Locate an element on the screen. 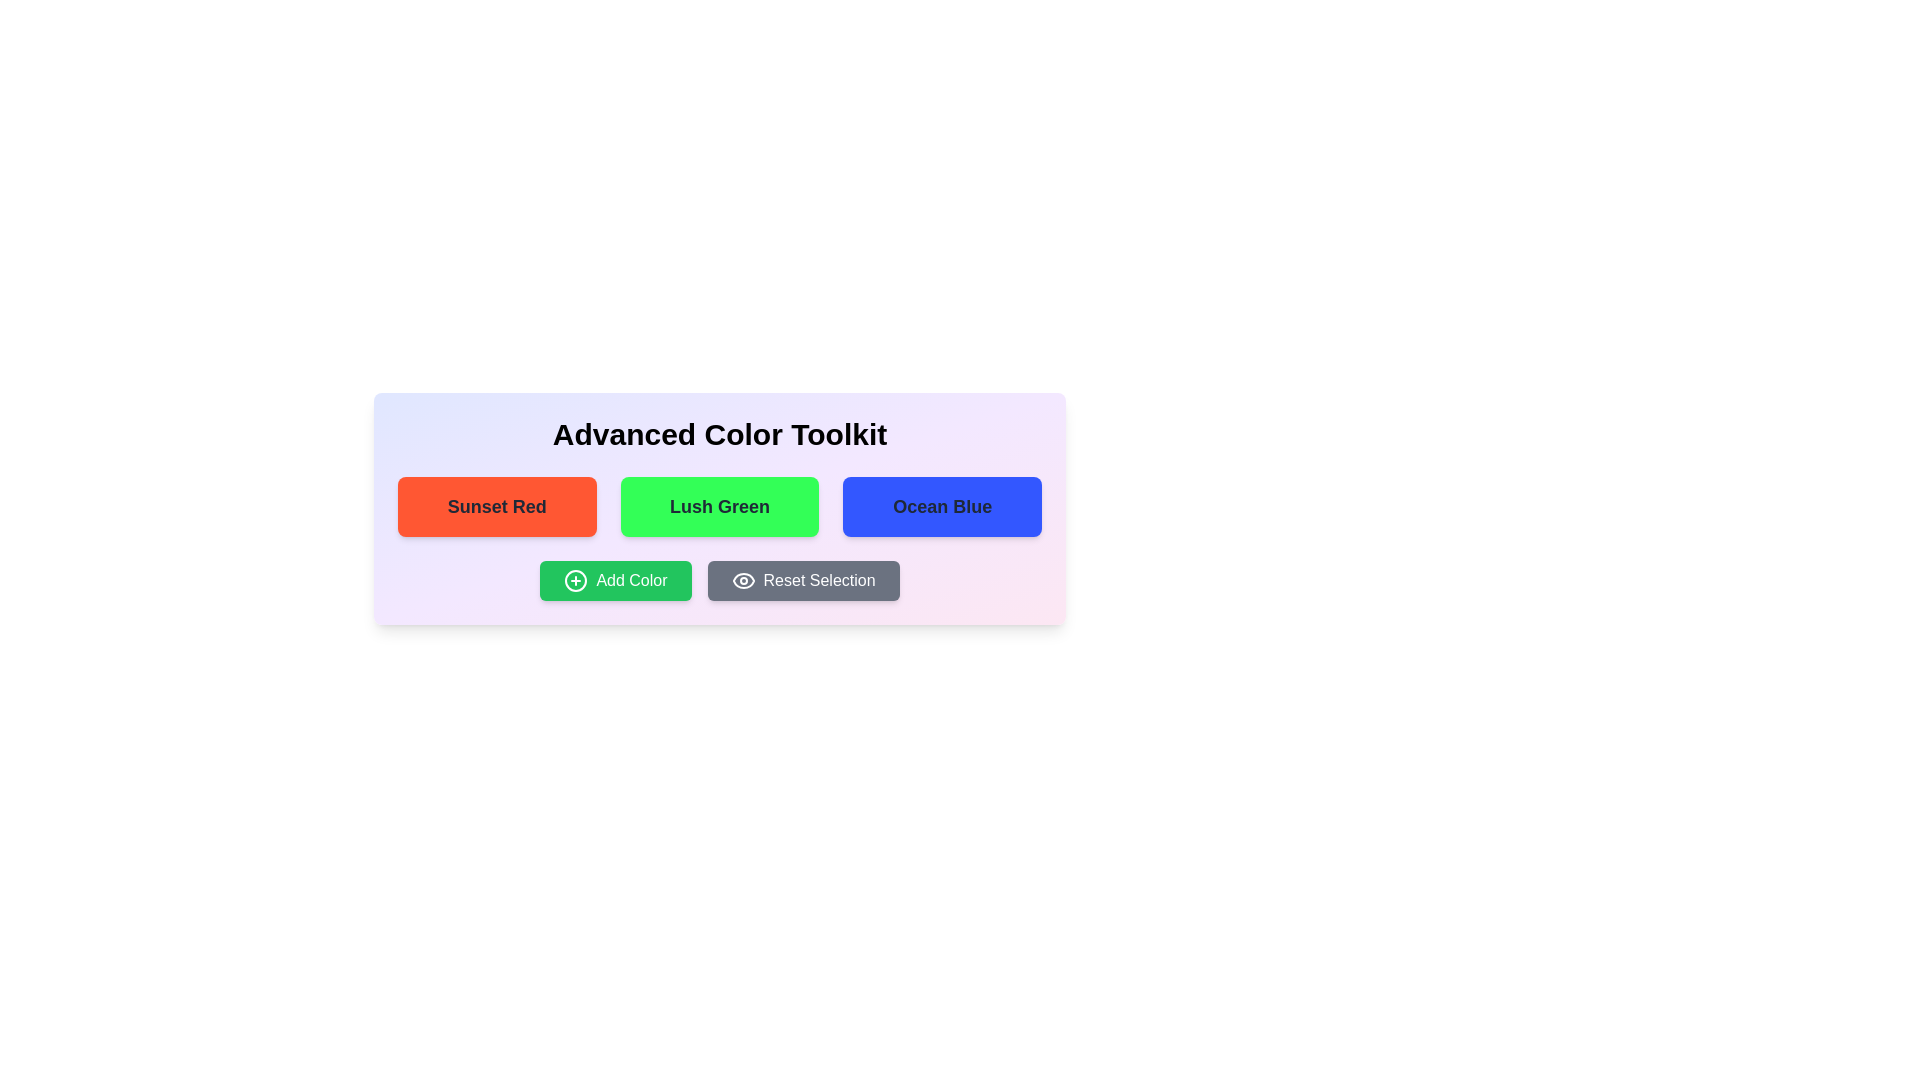 The height and width of the screenshot is (1080, 1920). the centrally located Grid layout containing buttons that represents a selection interface for color options is located at coordinates (720, 505).